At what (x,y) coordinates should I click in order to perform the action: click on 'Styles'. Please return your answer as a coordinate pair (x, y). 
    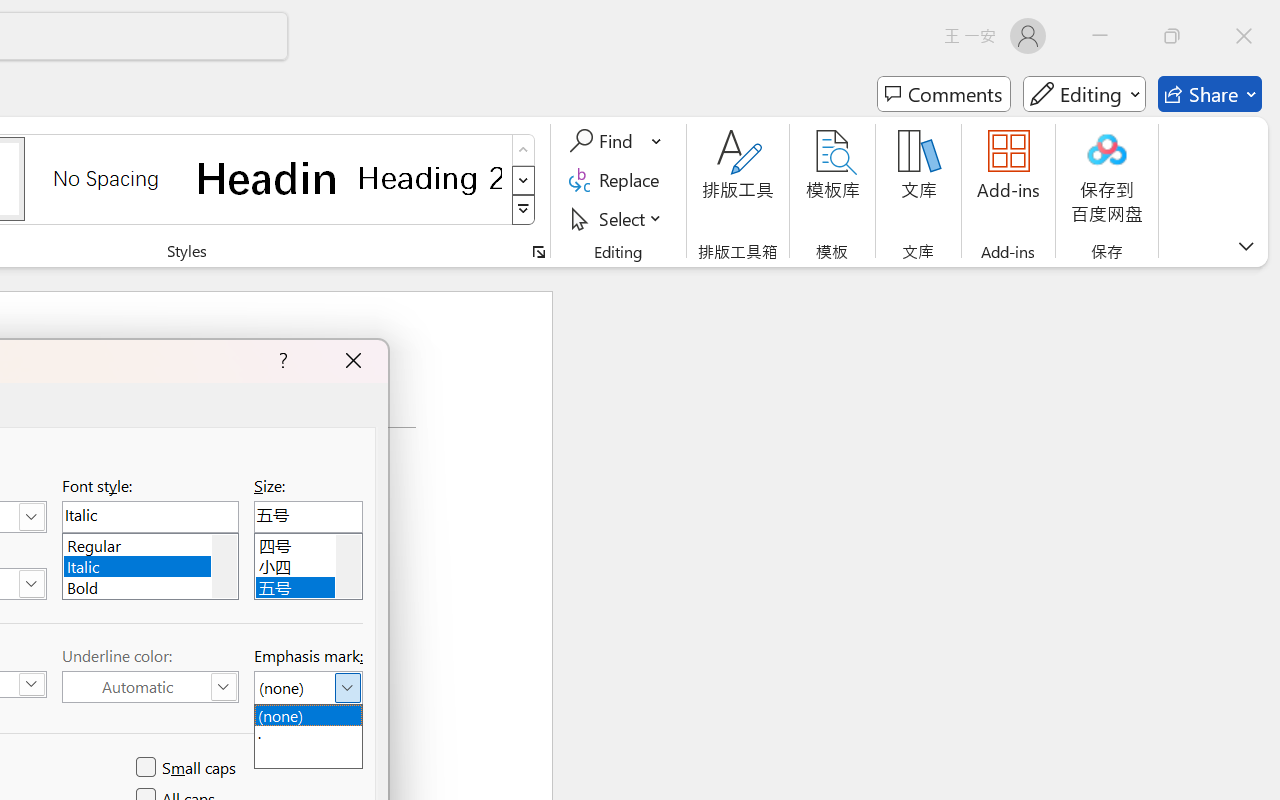
    Looking at the image, I should click on (523, 210).